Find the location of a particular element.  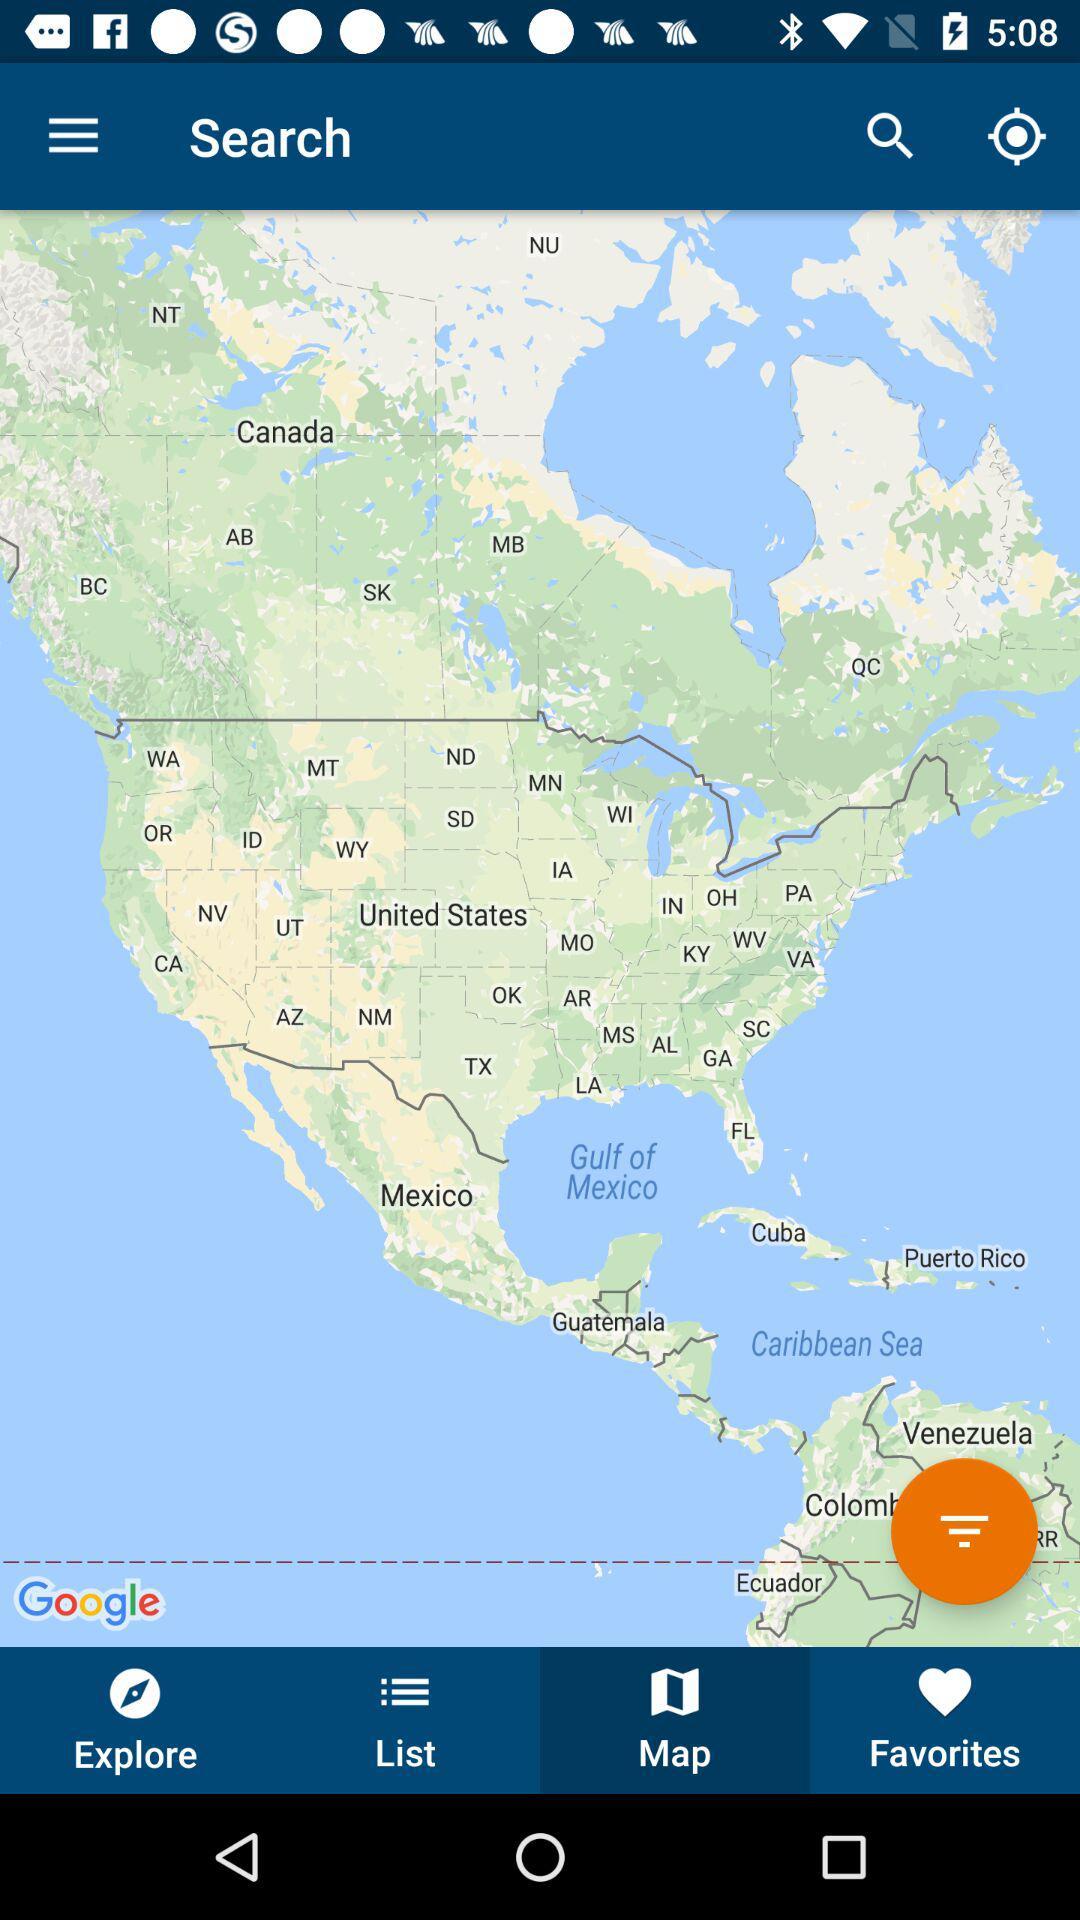

icon next to map item is located at coordinates (945, 1719).